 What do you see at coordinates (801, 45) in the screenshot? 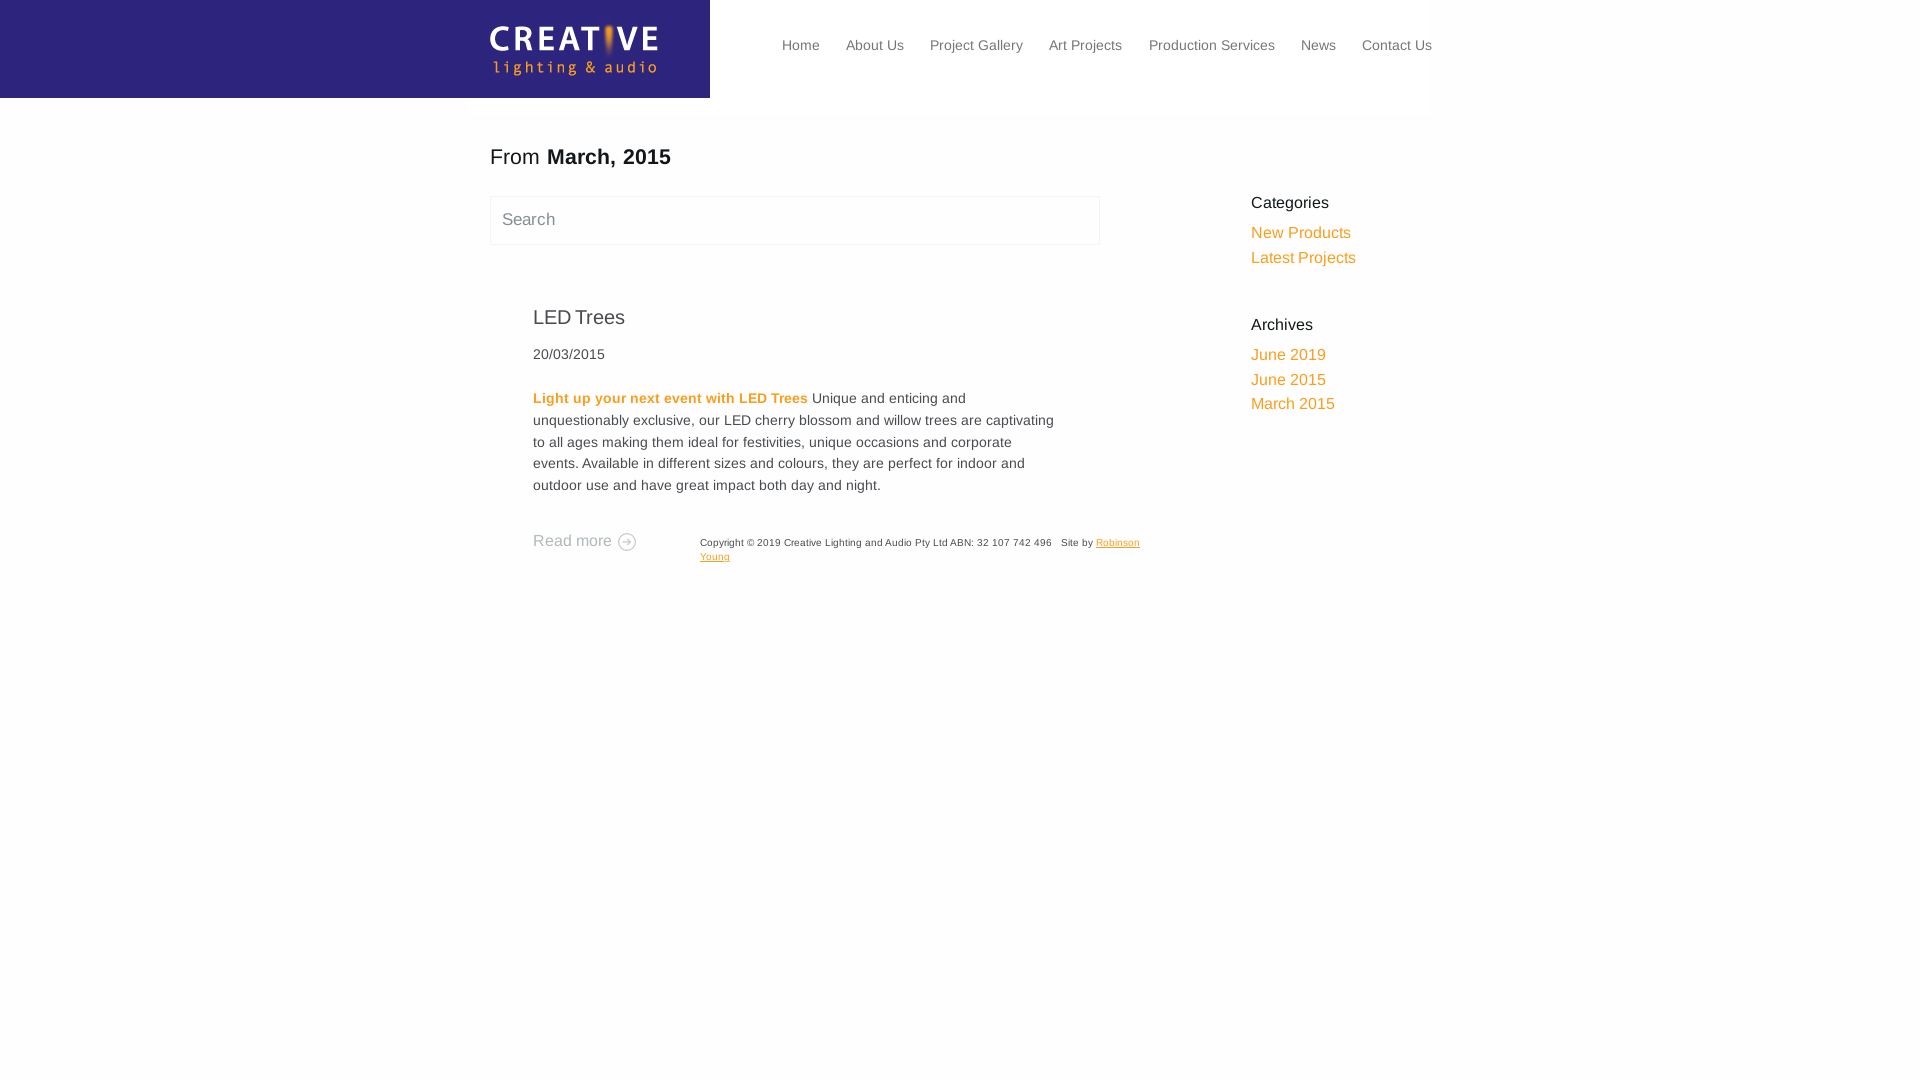
I see `'Home'` at bounding box center [801, 45].